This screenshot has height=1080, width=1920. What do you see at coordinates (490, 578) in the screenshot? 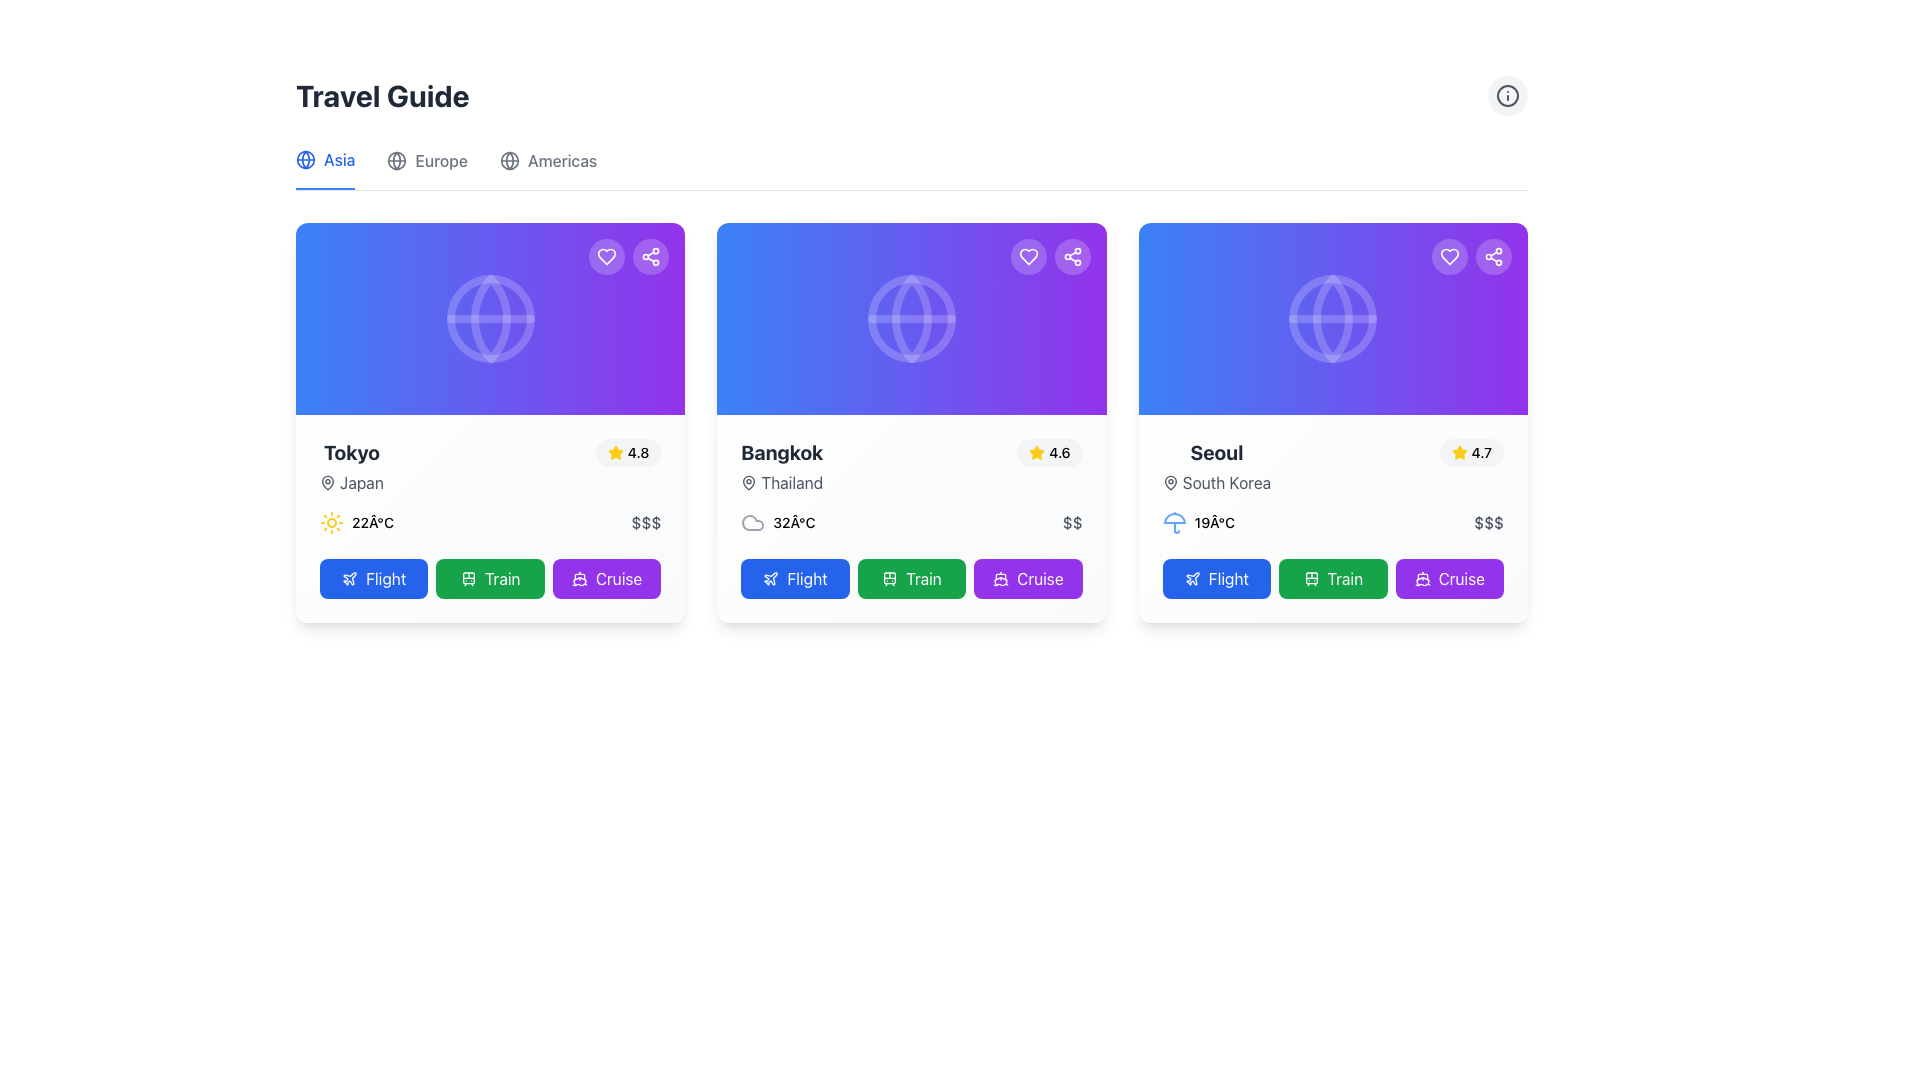
I see `the 'Train' button, which is the second button among the 'Flight', 'Train', and 'Cruise' options located at the bottom of the 'Tokyo' card` at bounding box center [490, 578].